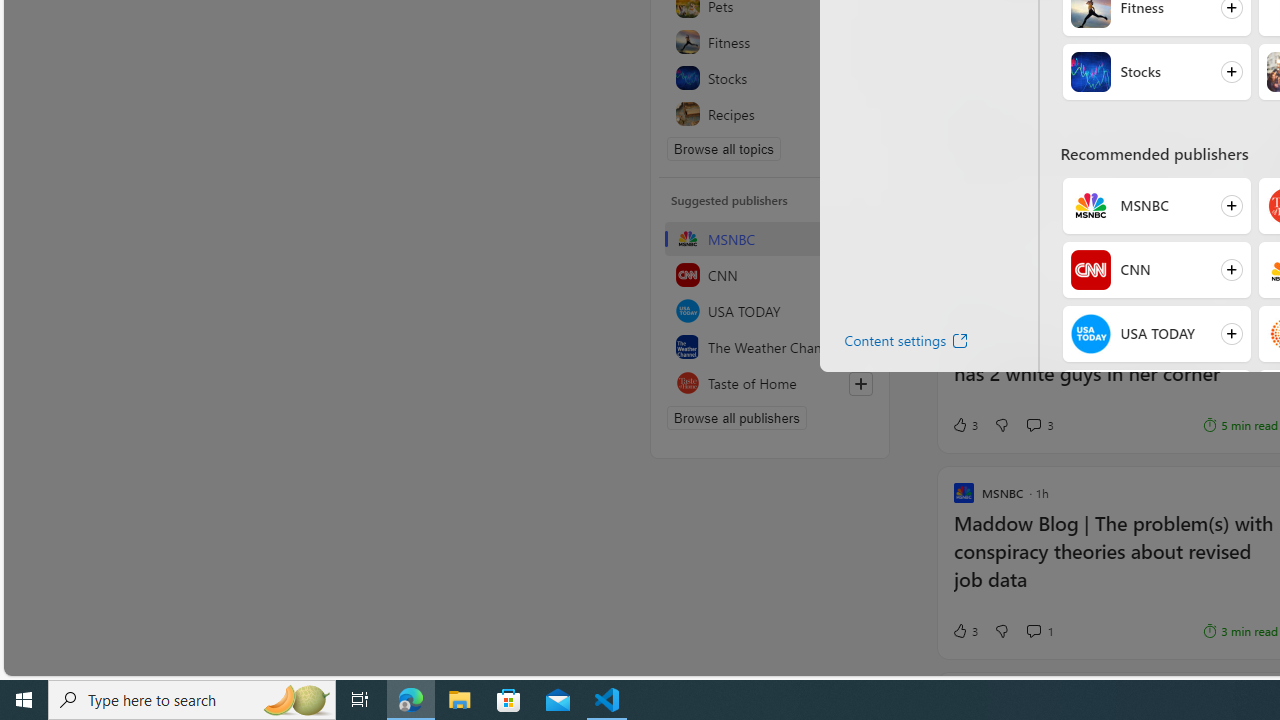 This screenshot has width=1280, height=720. Describe the element at coordinates (1033, 631) in the screenshot. I see `'View comments 1 Comment'` at that location.